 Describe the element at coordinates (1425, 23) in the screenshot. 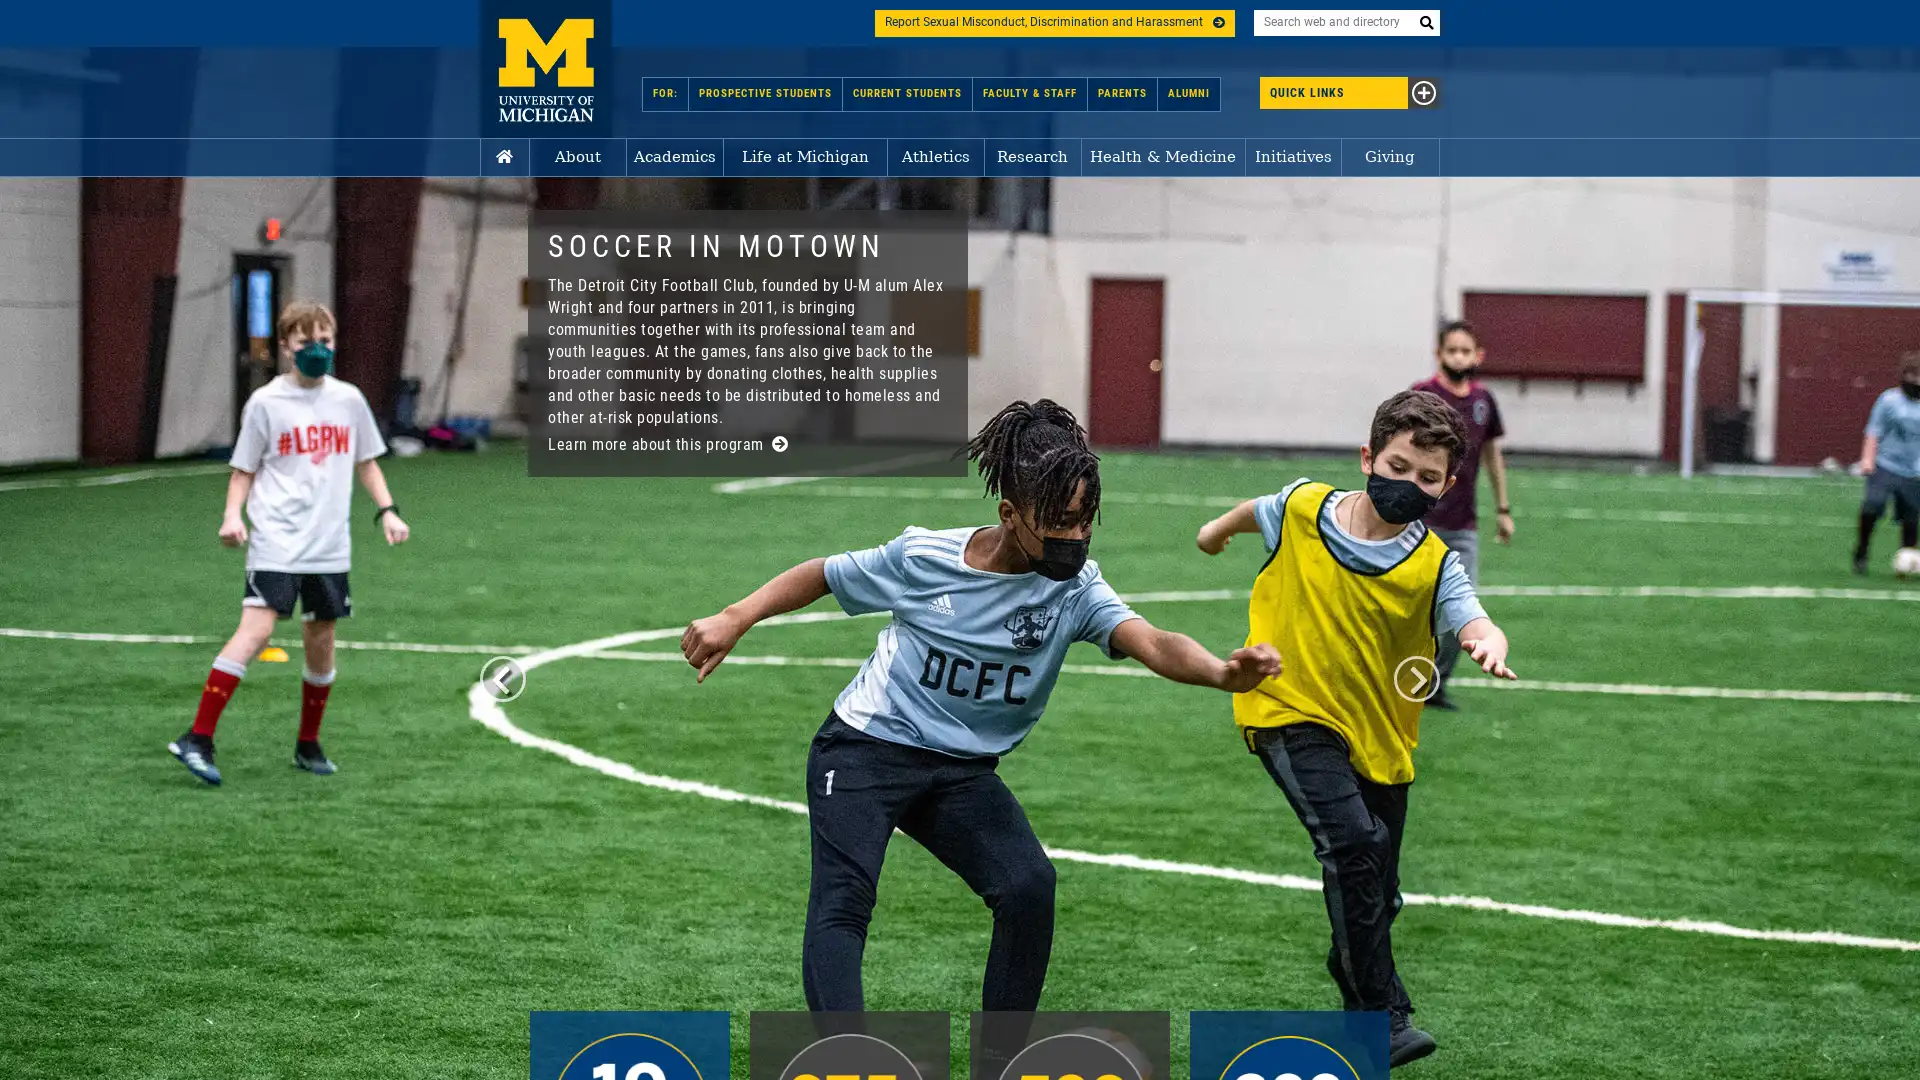

I see `Search` at that location.